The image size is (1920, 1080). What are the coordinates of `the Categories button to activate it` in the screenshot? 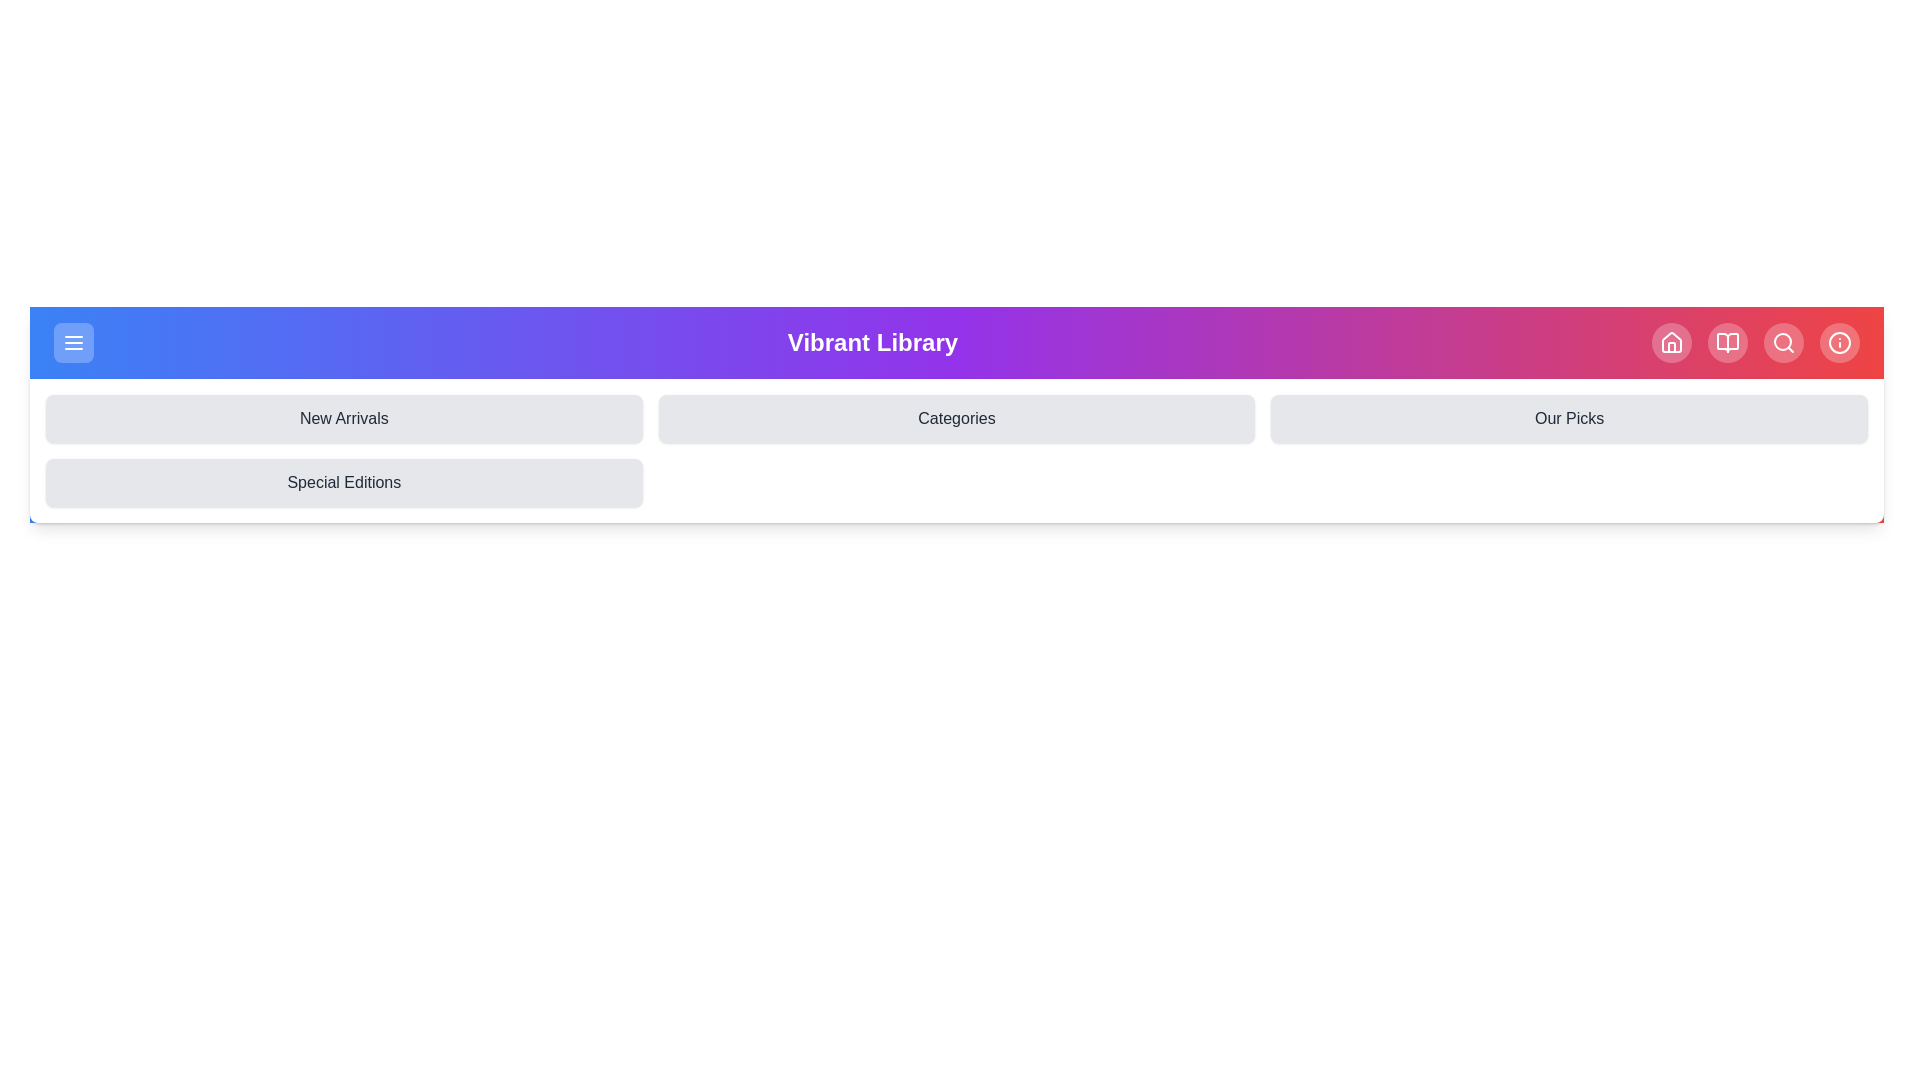 It's located at (955, 418).